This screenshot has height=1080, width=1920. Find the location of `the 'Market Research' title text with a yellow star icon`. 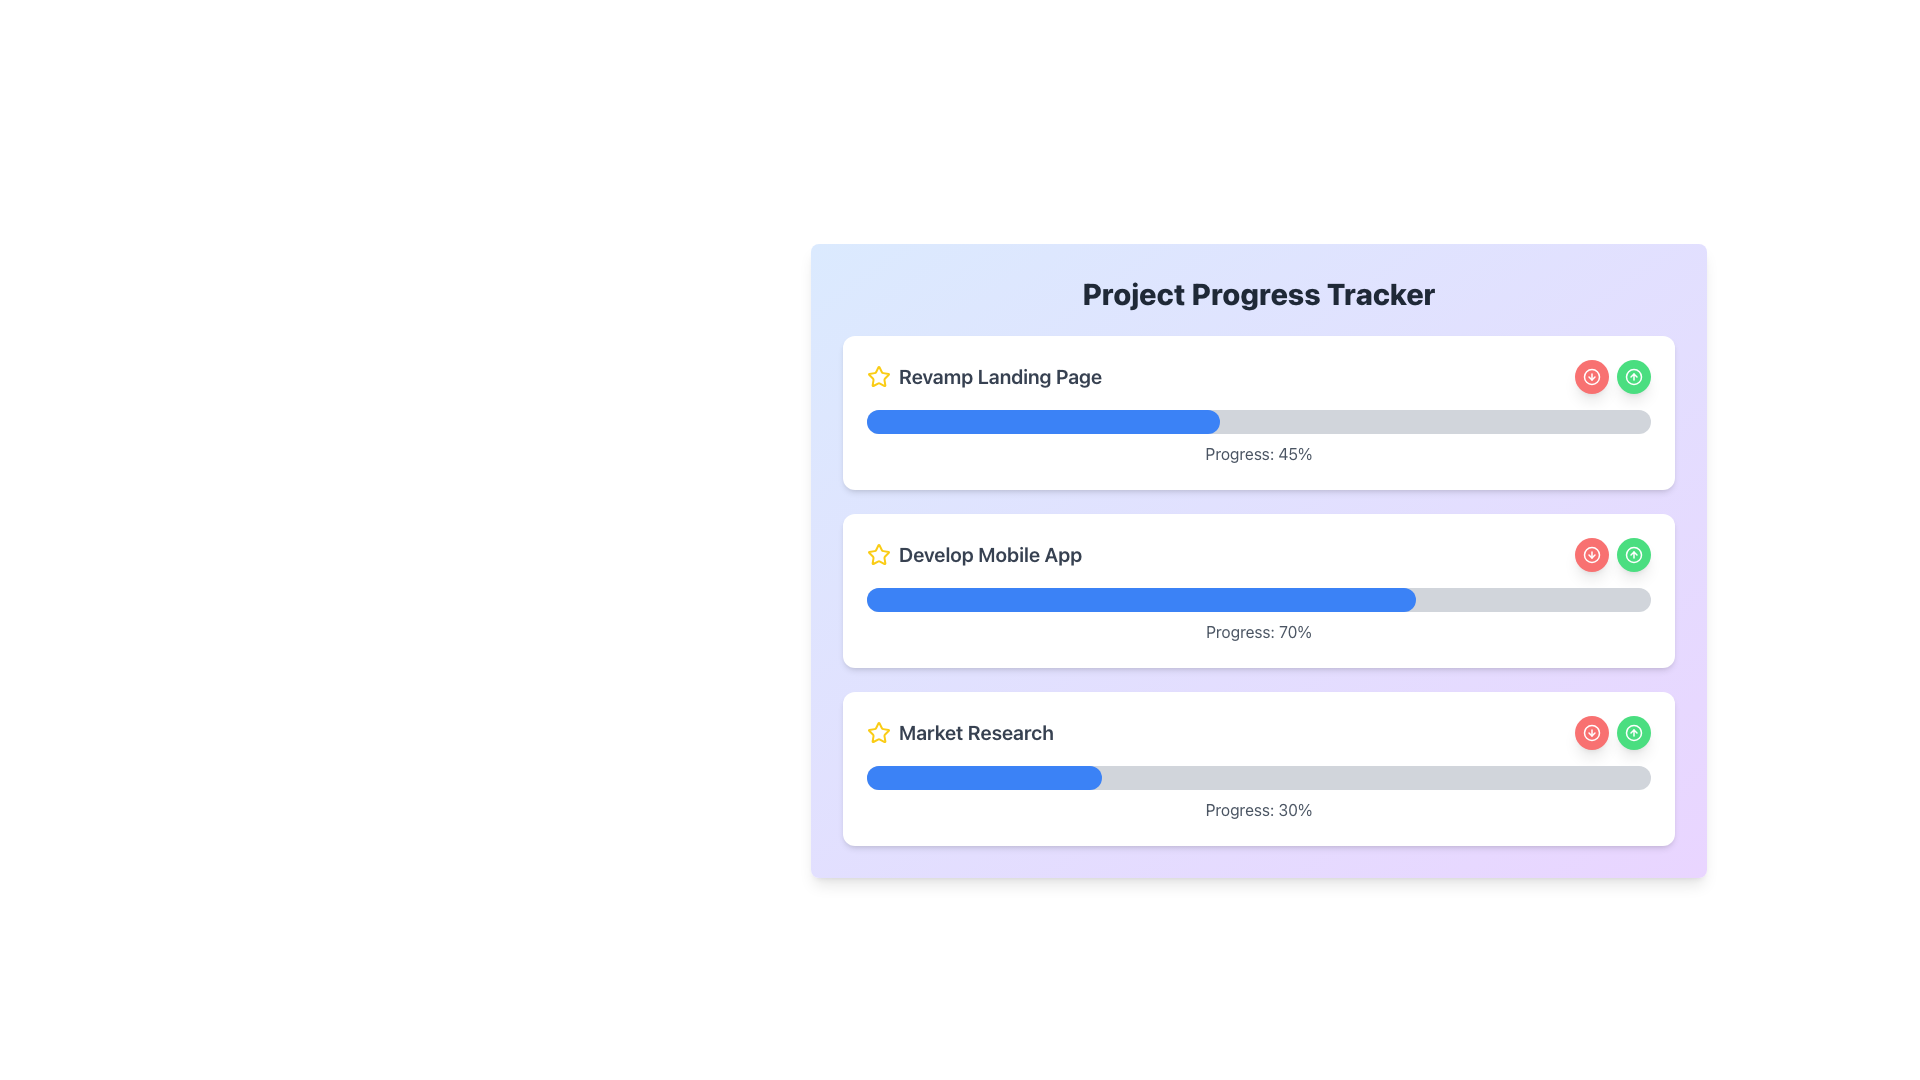

the 'Market Research' title text with a yellow star icon is located at coordinates (960, 732).